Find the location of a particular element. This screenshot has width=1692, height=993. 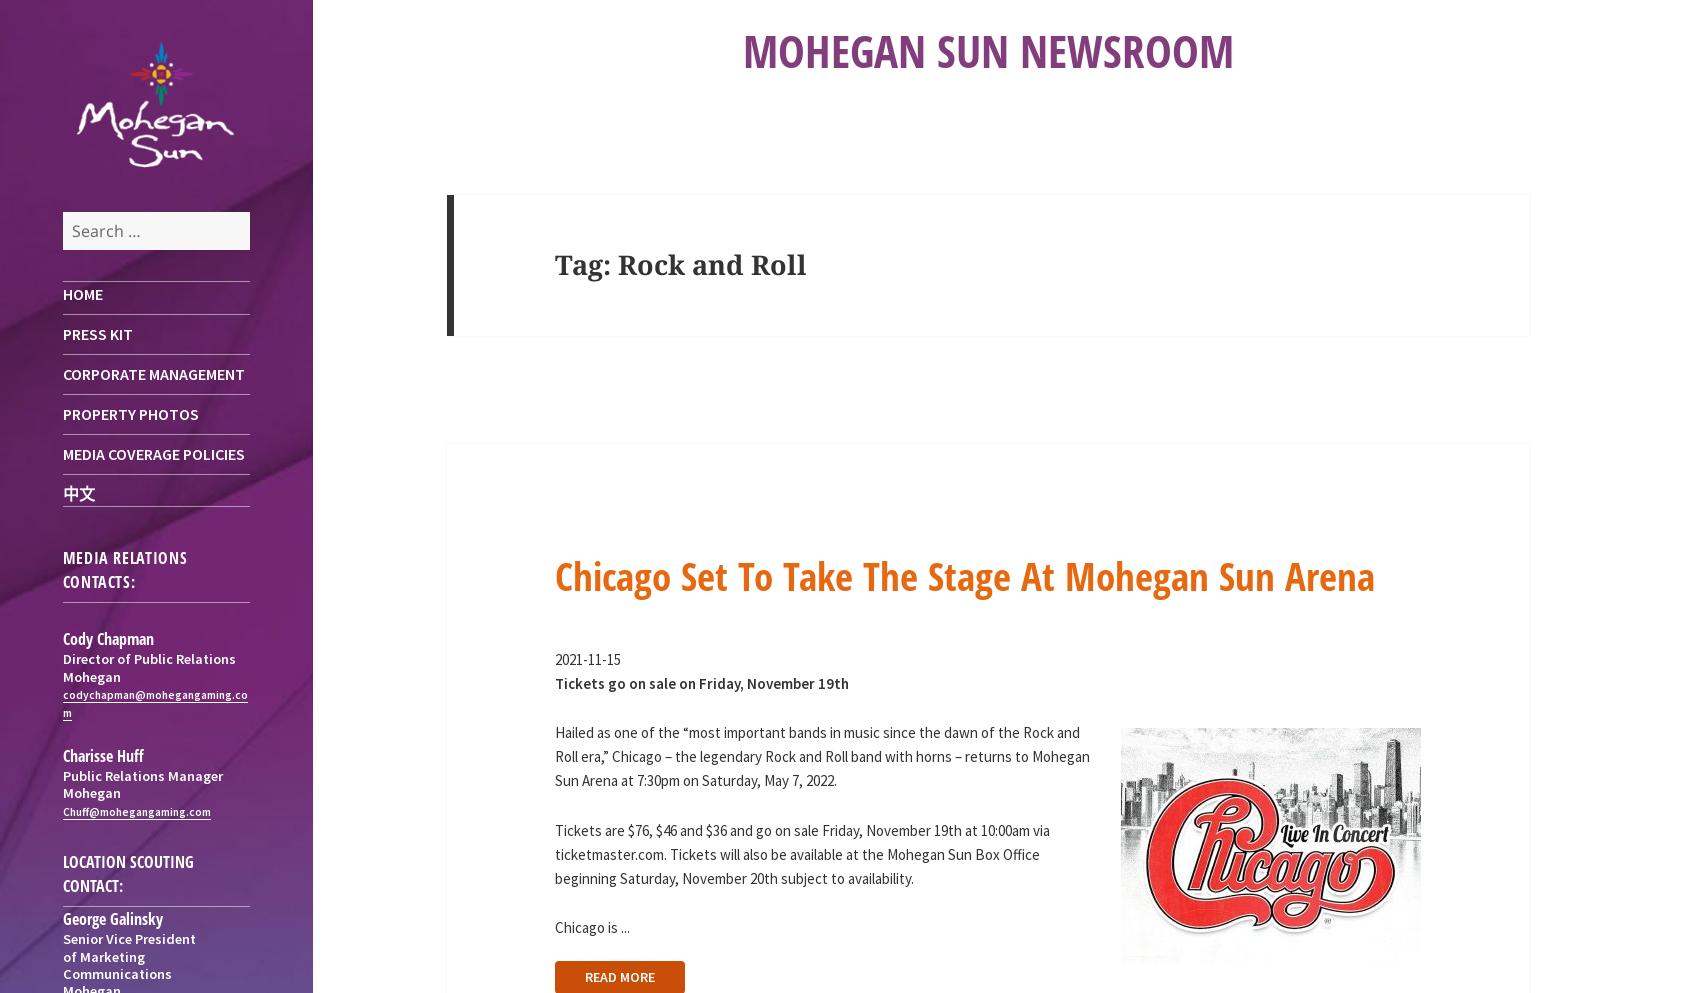

'Tickets are $76, $46 and $36 and go on sale Friday, November 19th at 10:00am via ticketmaster.com. Tickets will also be available at the Mohegan Sun Box Office beginning Saturday, November 20th subject to availability.' is located at coordinates (801, 852).